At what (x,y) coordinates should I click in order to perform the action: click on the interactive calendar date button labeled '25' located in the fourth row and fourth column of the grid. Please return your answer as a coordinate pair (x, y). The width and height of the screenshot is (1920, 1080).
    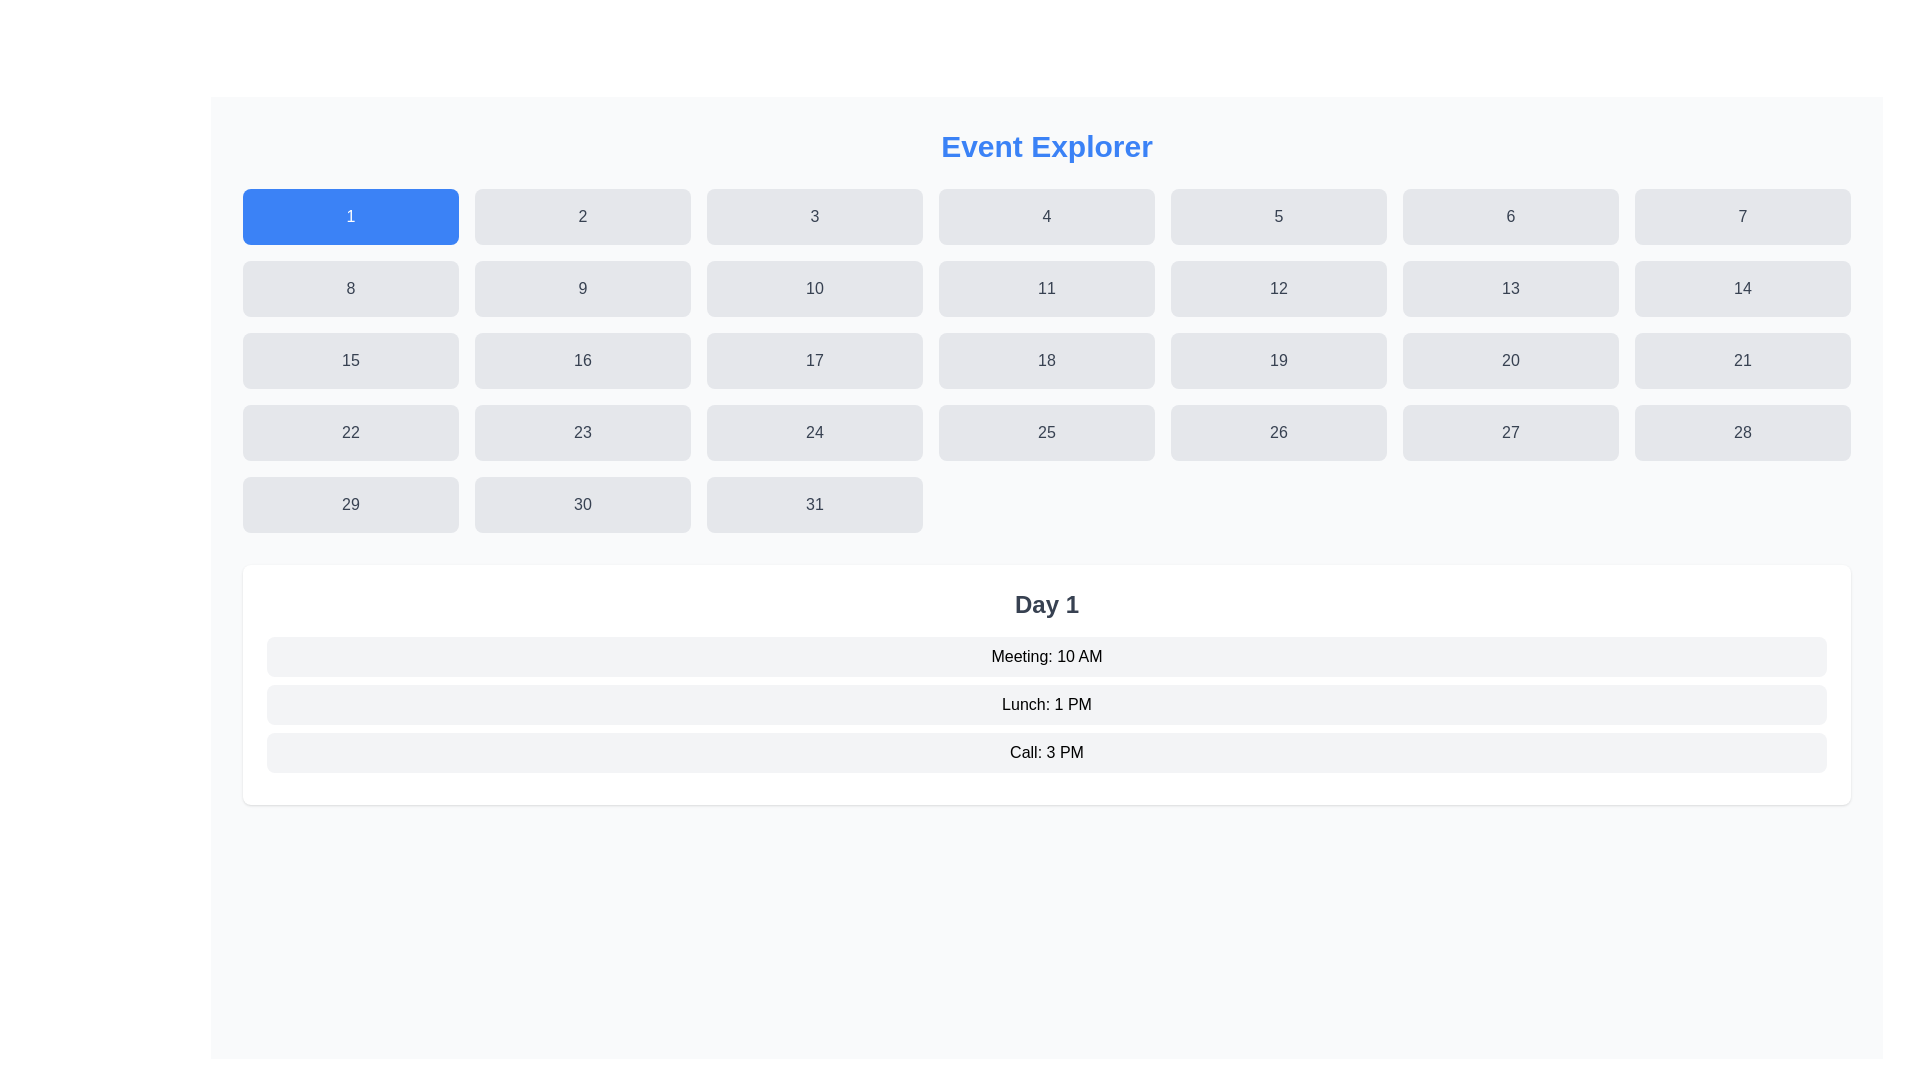
    Looking at the image, I should click on (1045, 431).